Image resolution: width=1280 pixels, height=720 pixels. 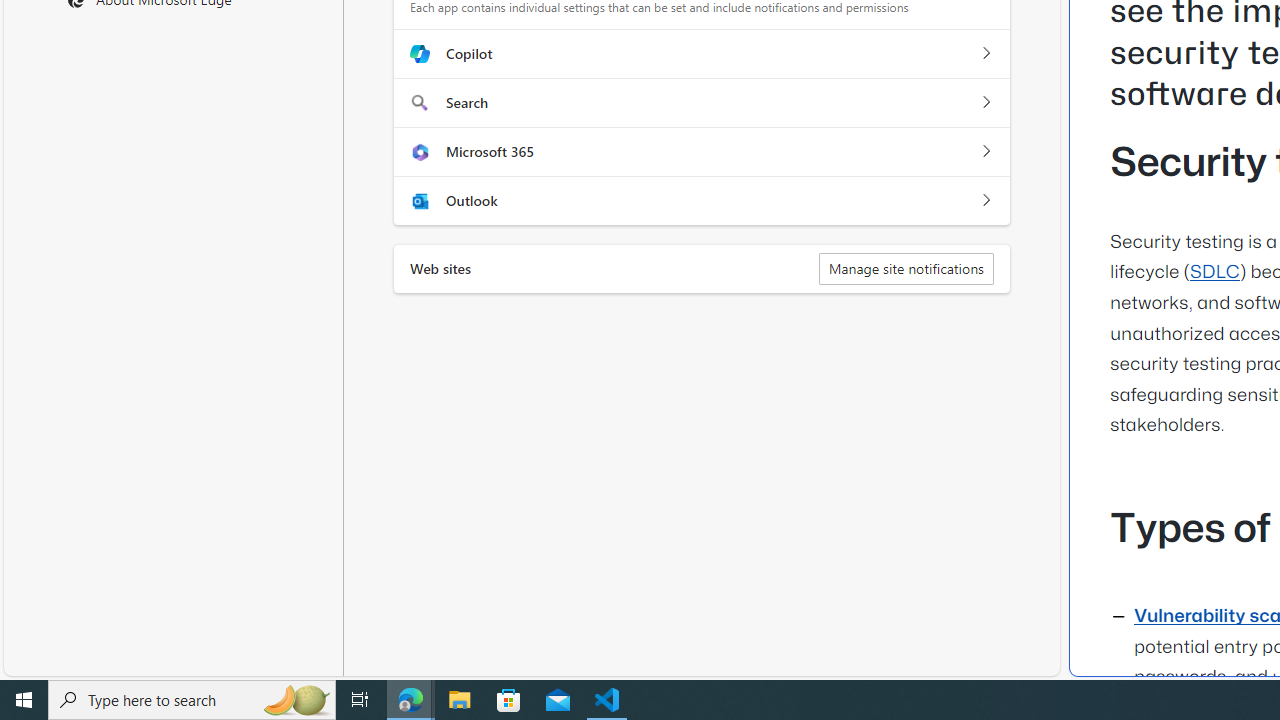 I want to click on 'Manage site notifications', so click(x=905, y=267).